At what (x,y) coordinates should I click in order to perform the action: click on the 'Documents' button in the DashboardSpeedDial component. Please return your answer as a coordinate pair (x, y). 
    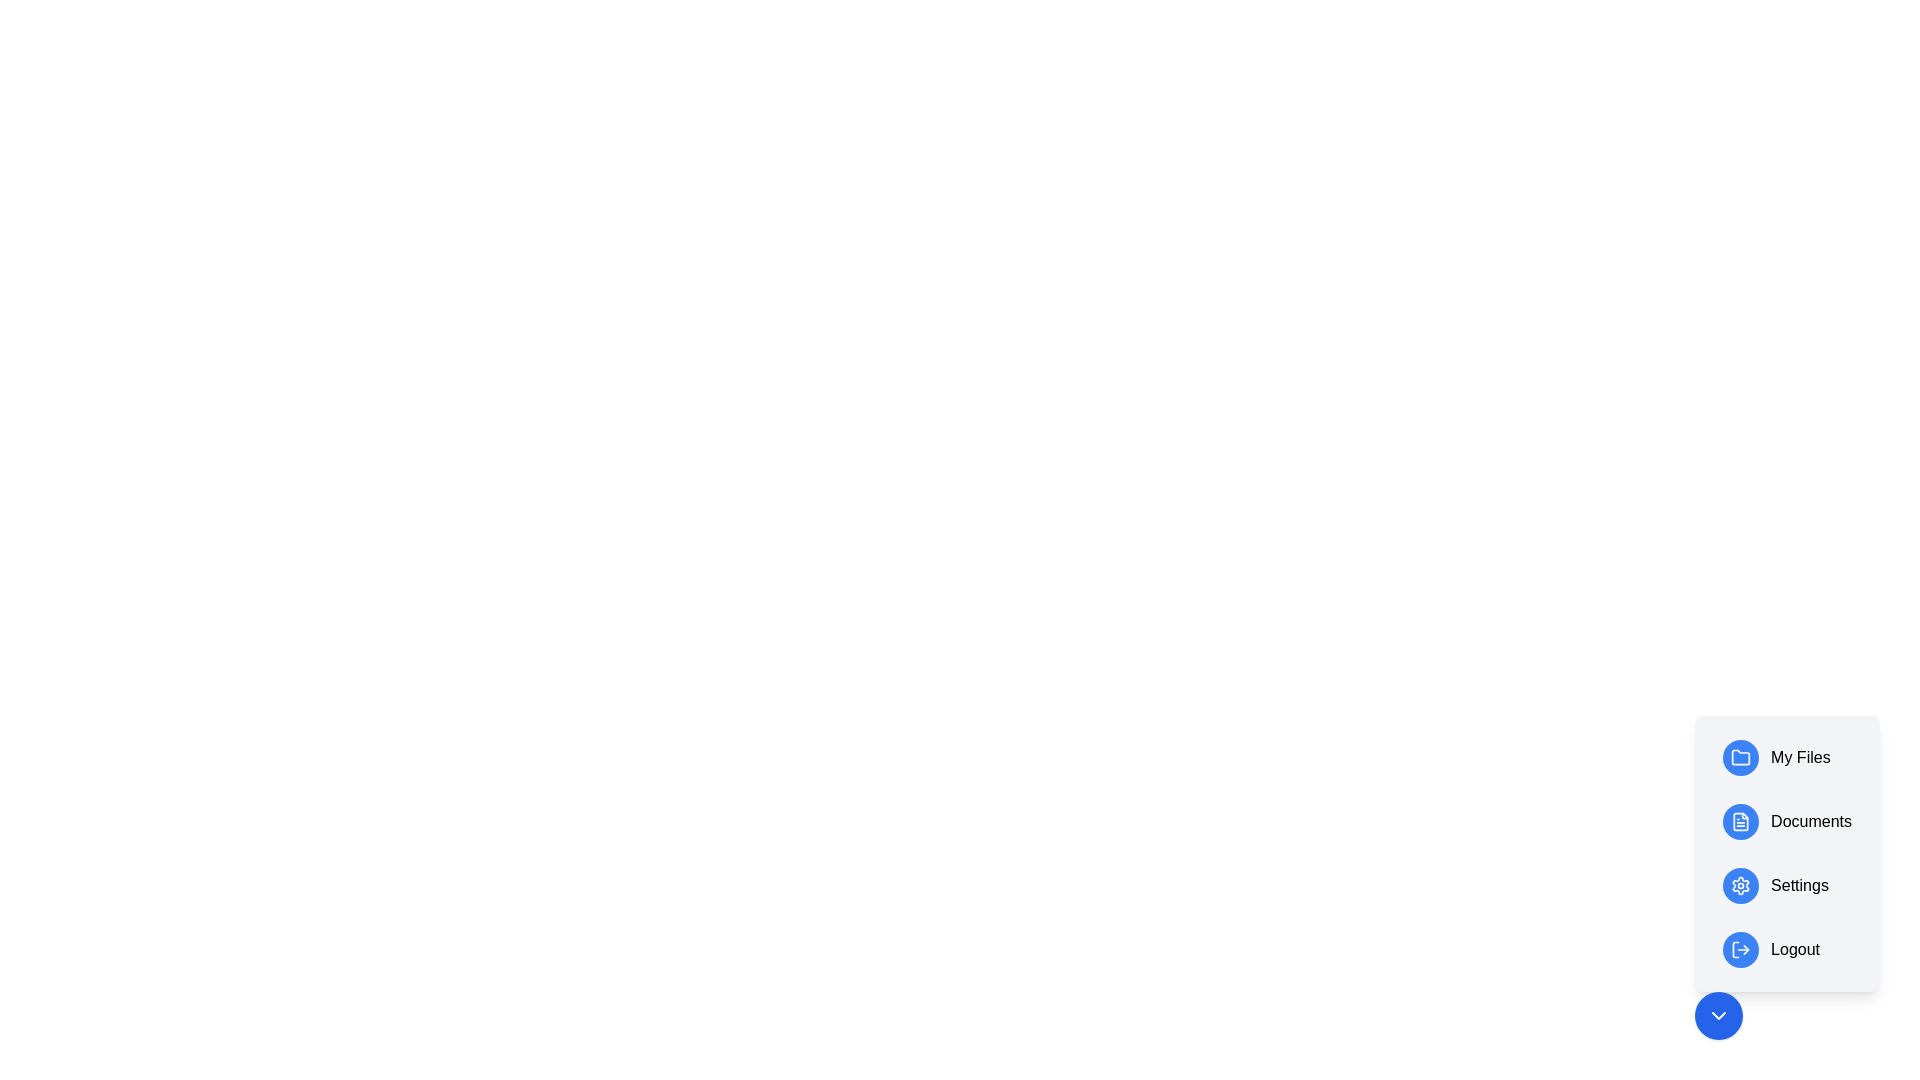
    Looking at the image, I should click on (1787, 821).